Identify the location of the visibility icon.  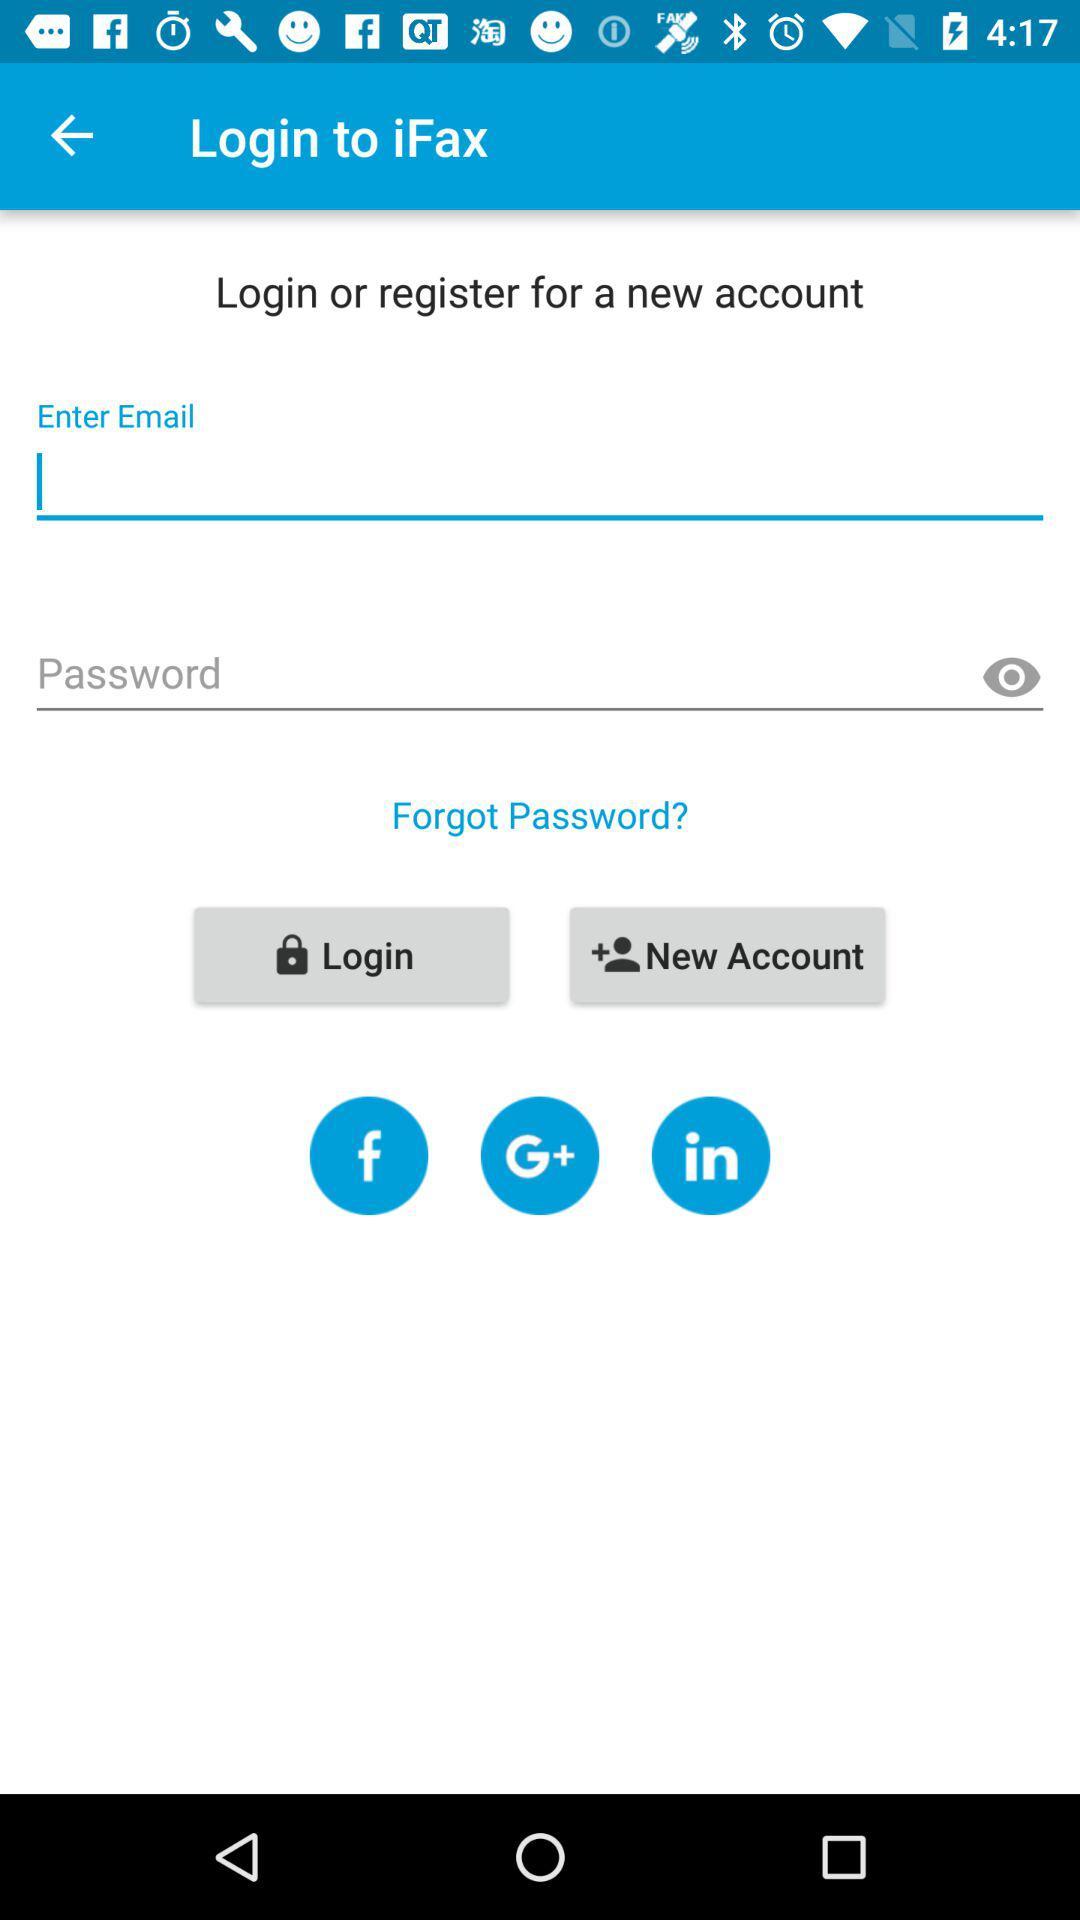
(1011, 678).